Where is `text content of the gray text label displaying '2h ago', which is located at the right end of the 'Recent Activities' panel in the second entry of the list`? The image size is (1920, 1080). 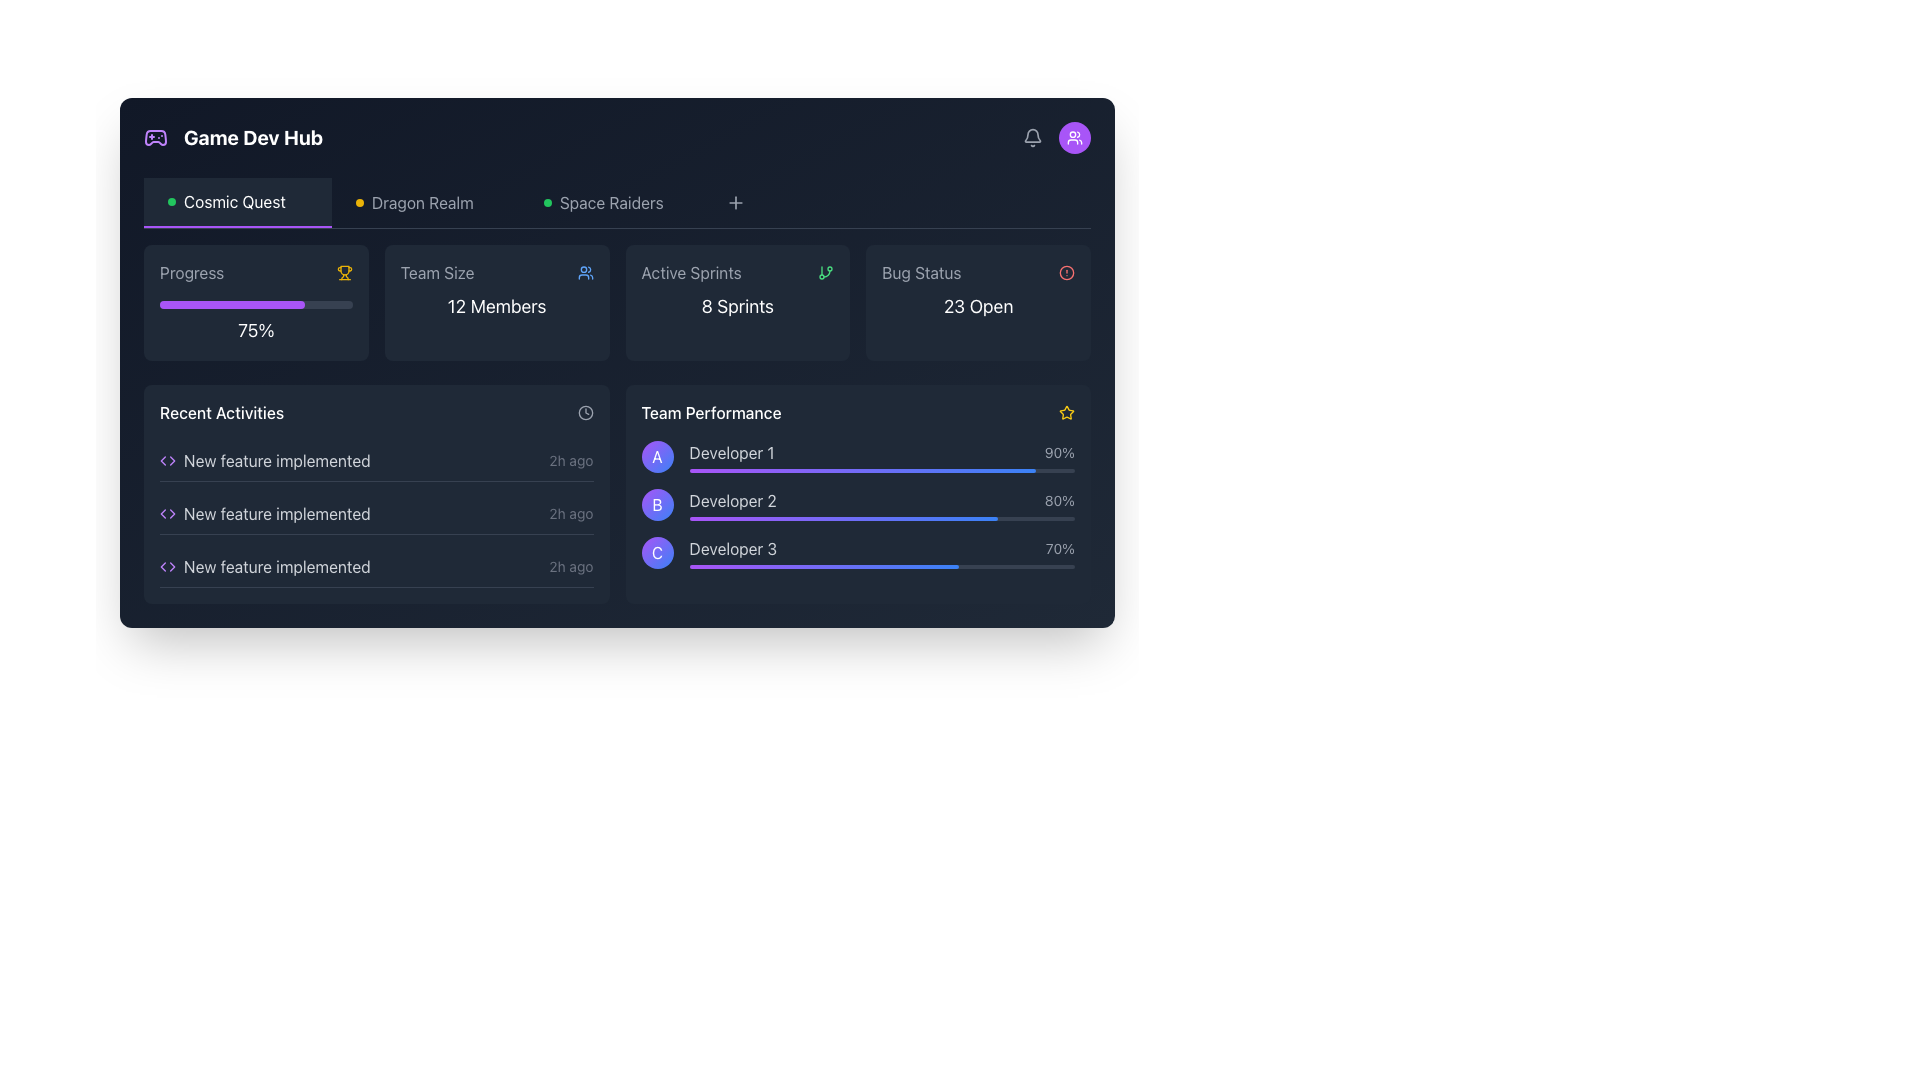
text content of the gray text label displaying '2h ago', which is located at the right end of the 'Recent Activities' panel in the second entry of the list is located at coordinates (570, 512).